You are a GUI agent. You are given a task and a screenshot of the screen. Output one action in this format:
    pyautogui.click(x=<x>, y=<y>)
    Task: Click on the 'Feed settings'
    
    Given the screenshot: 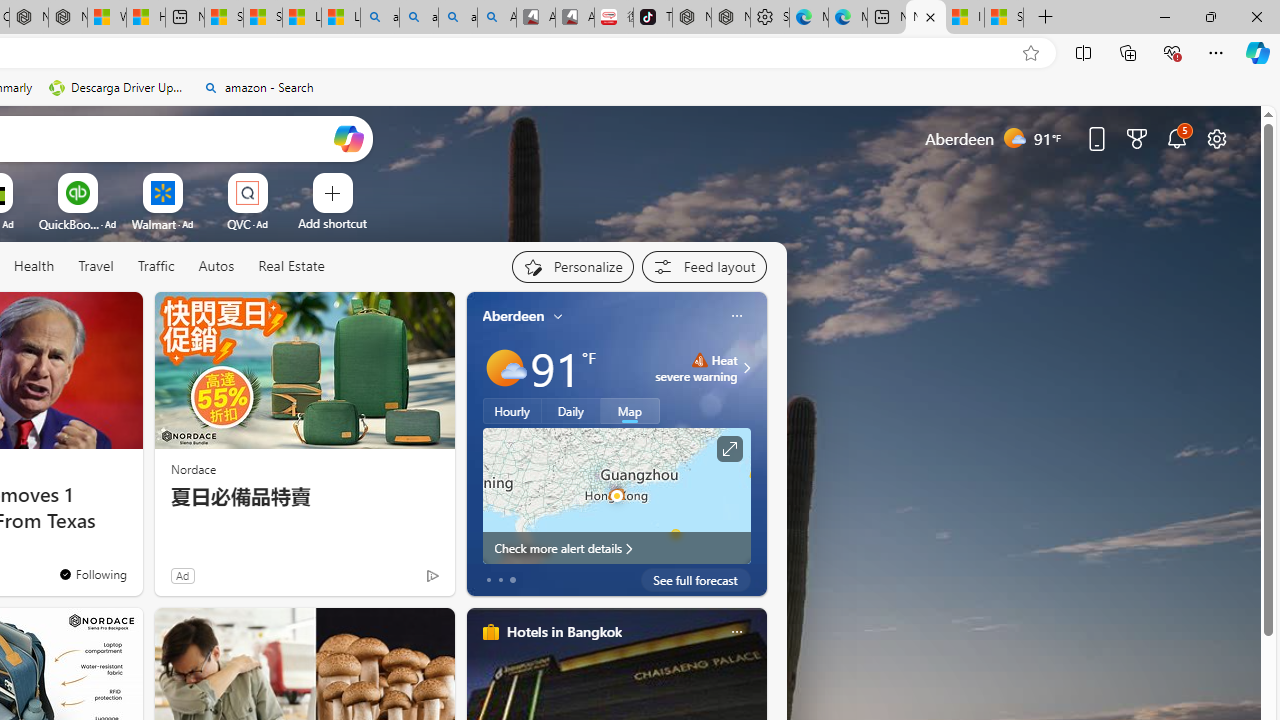 What is the action you would take?
    pyautogui.click(x=704, y=266)
    